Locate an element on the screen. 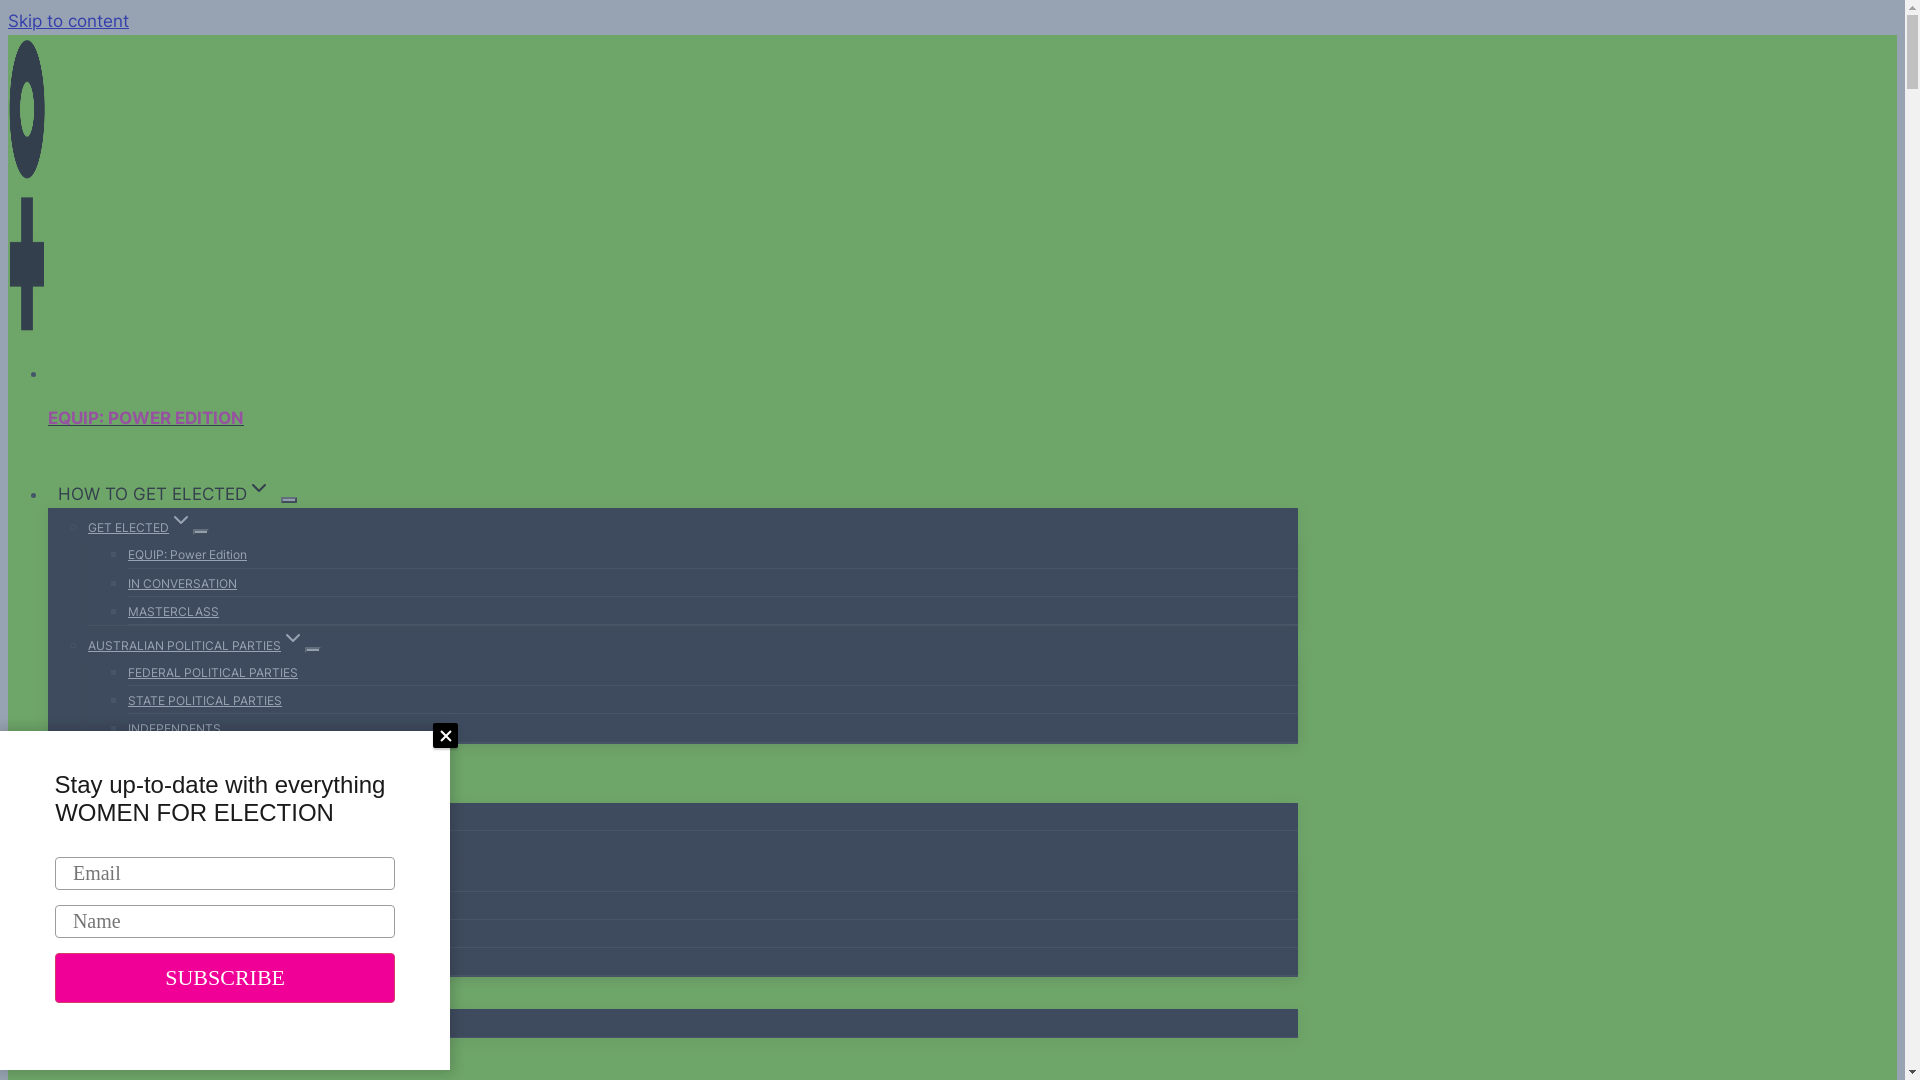 Image resolution: width=1920 pixels, height=1080 pixels. 'INDEPENDENTS' is located at coordinates (174, 728).